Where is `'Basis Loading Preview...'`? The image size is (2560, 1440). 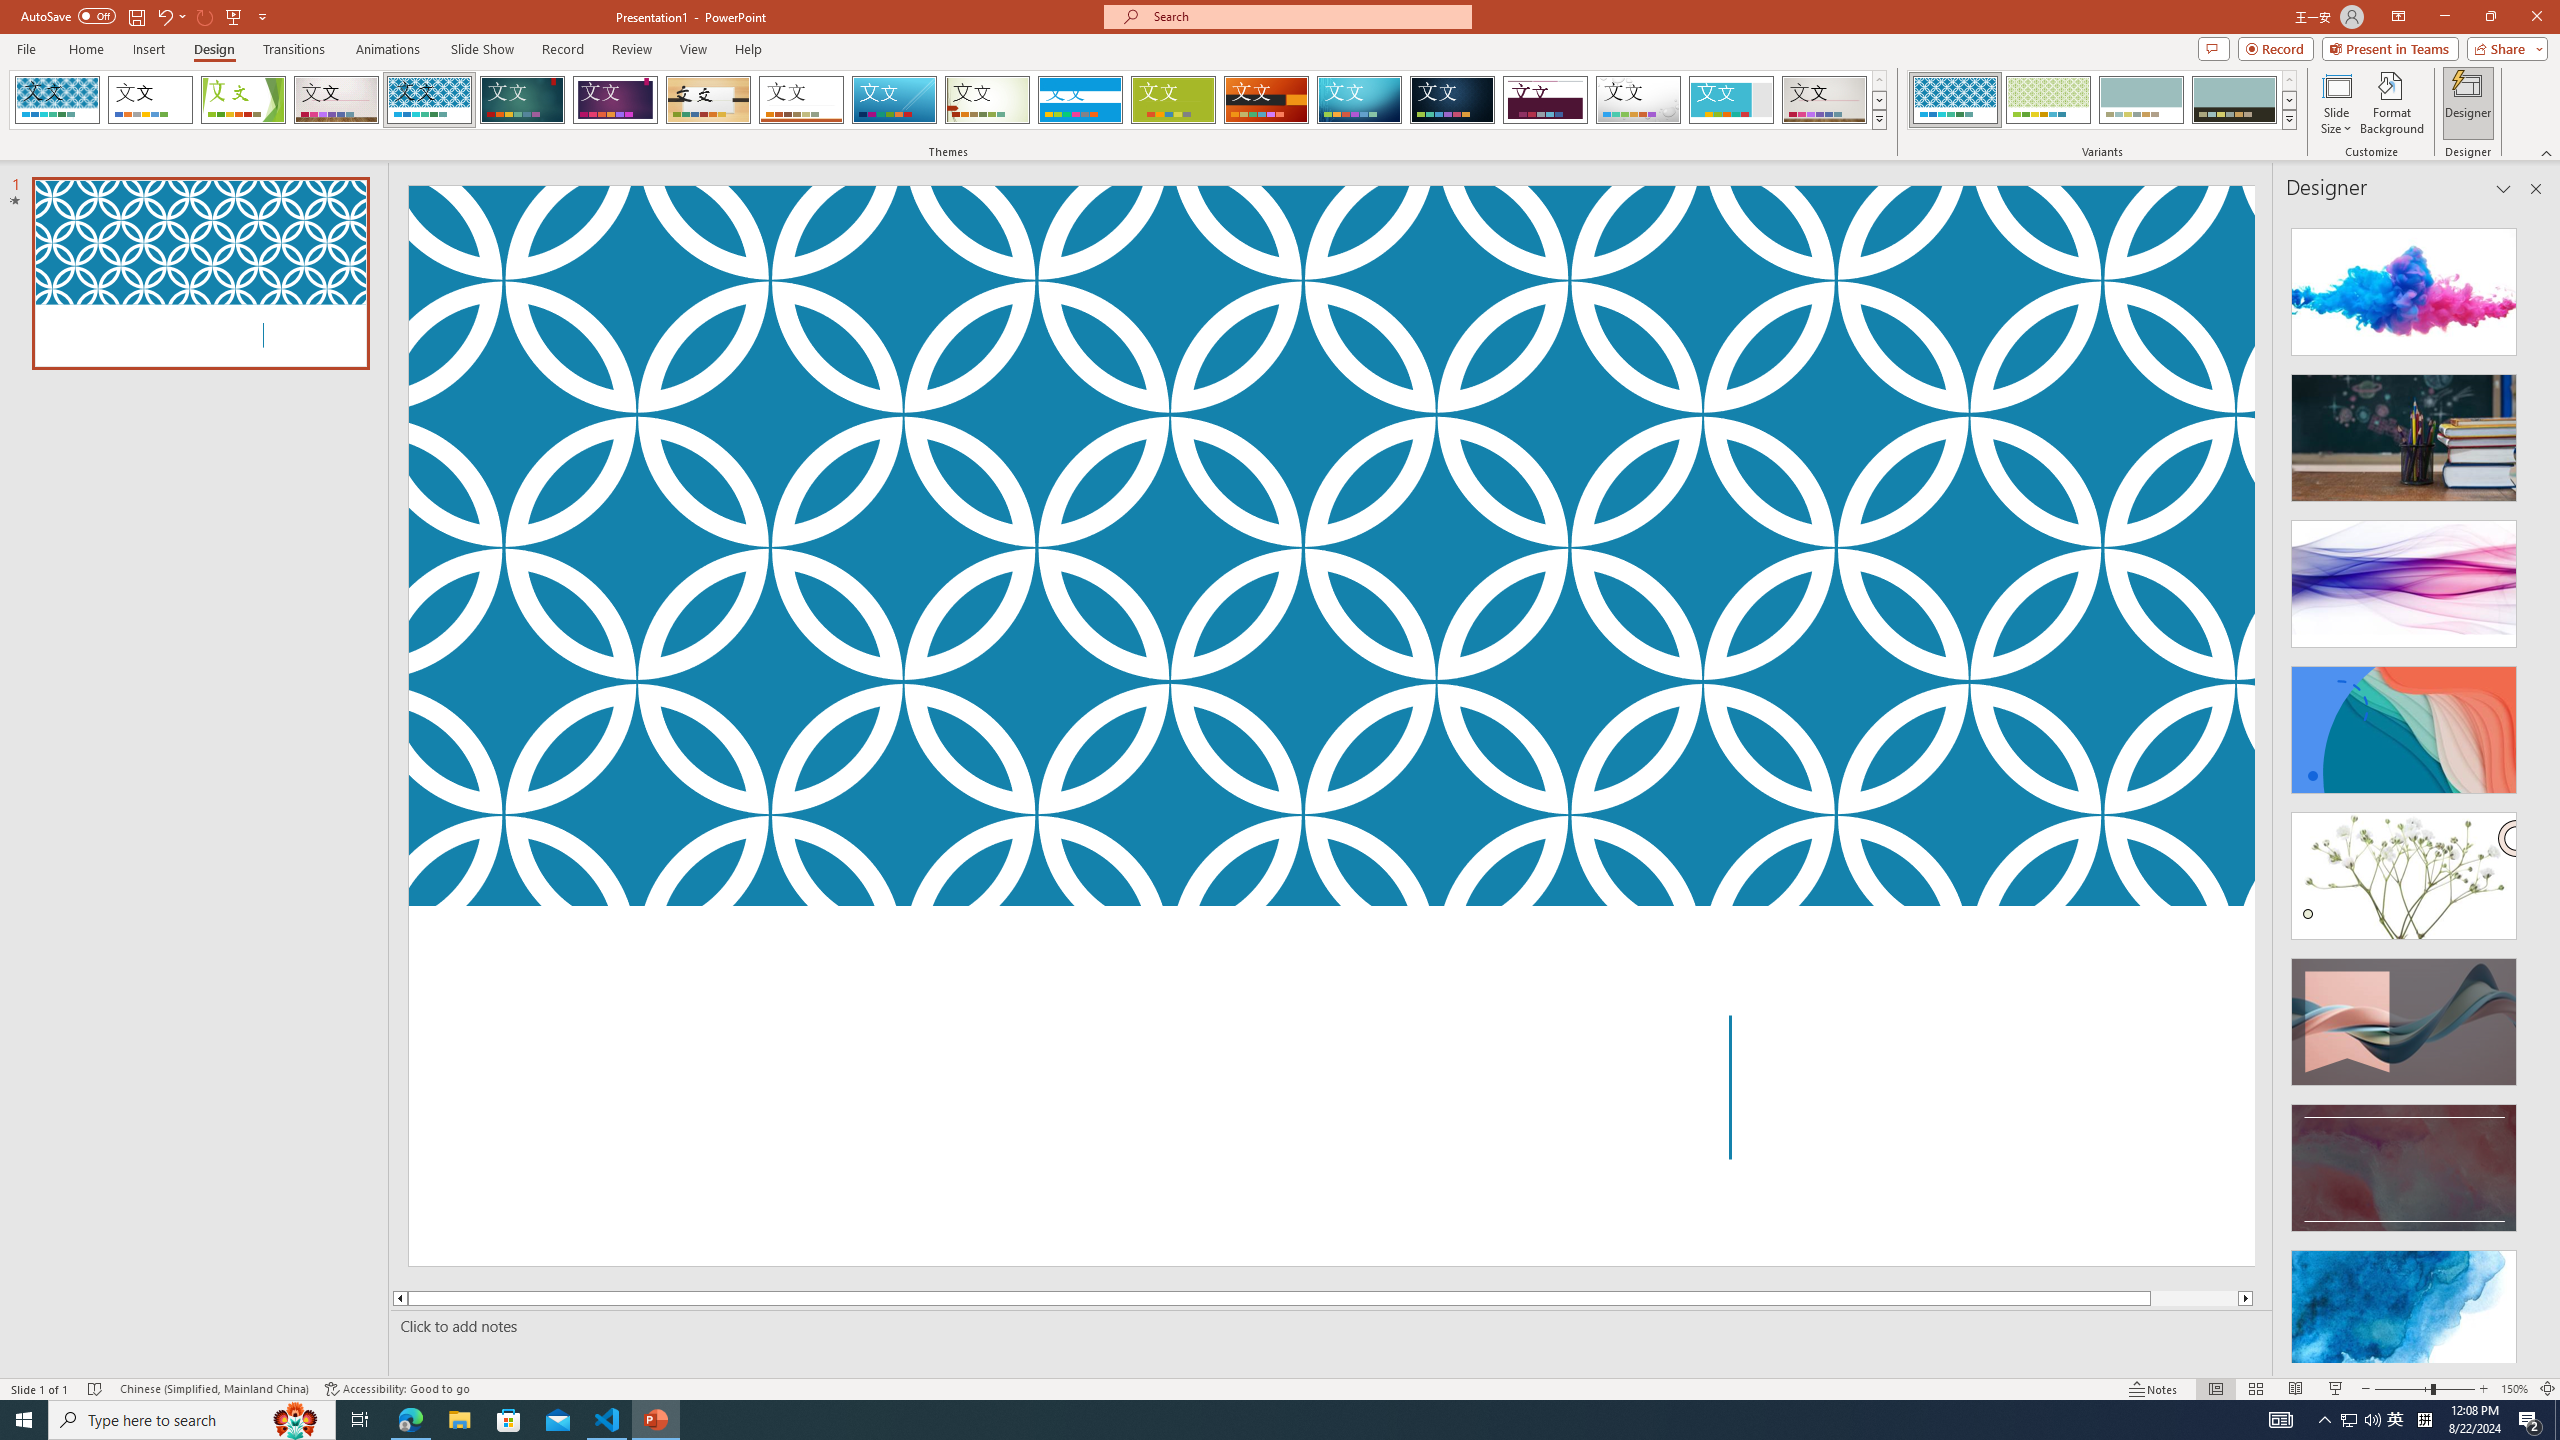
'Basis Loading Preview...' is located at coordinates (1173, 99).